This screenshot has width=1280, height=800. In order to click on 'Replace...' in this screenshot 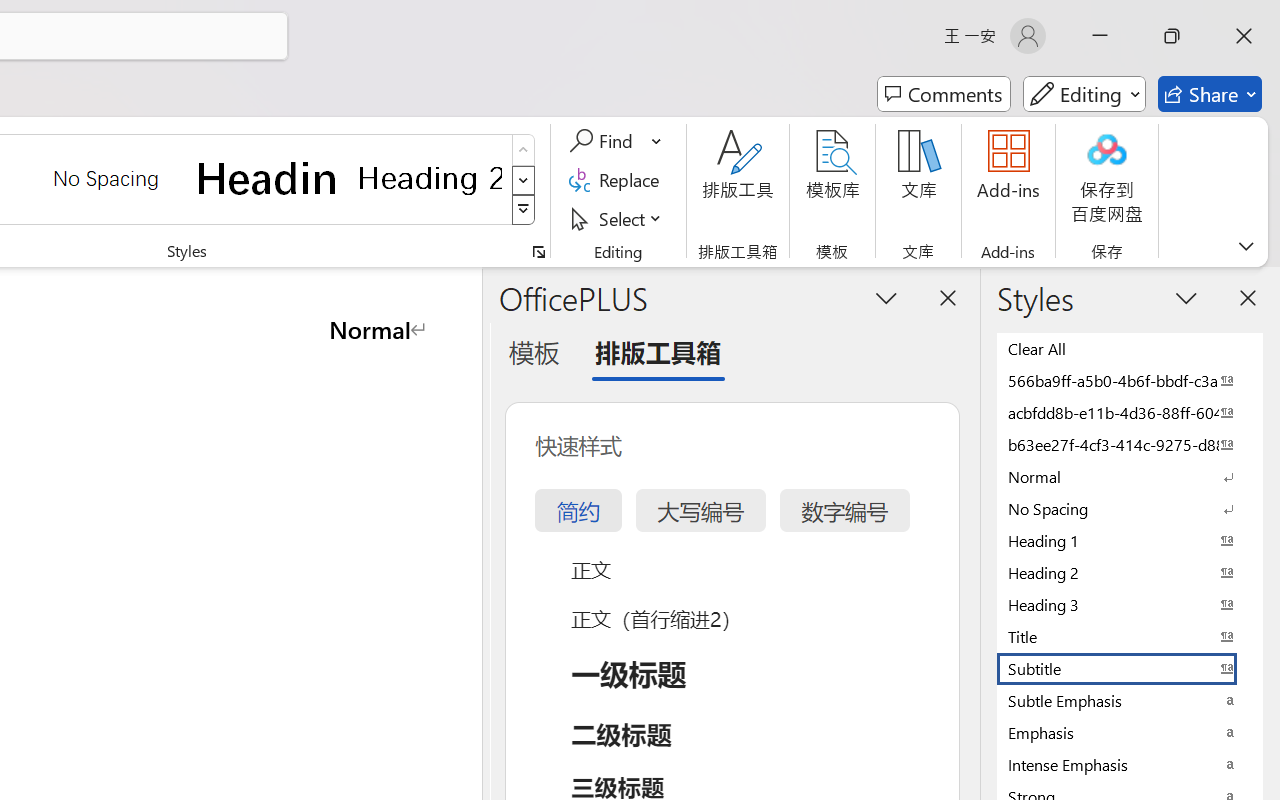, I will do `click(616, 179)`.